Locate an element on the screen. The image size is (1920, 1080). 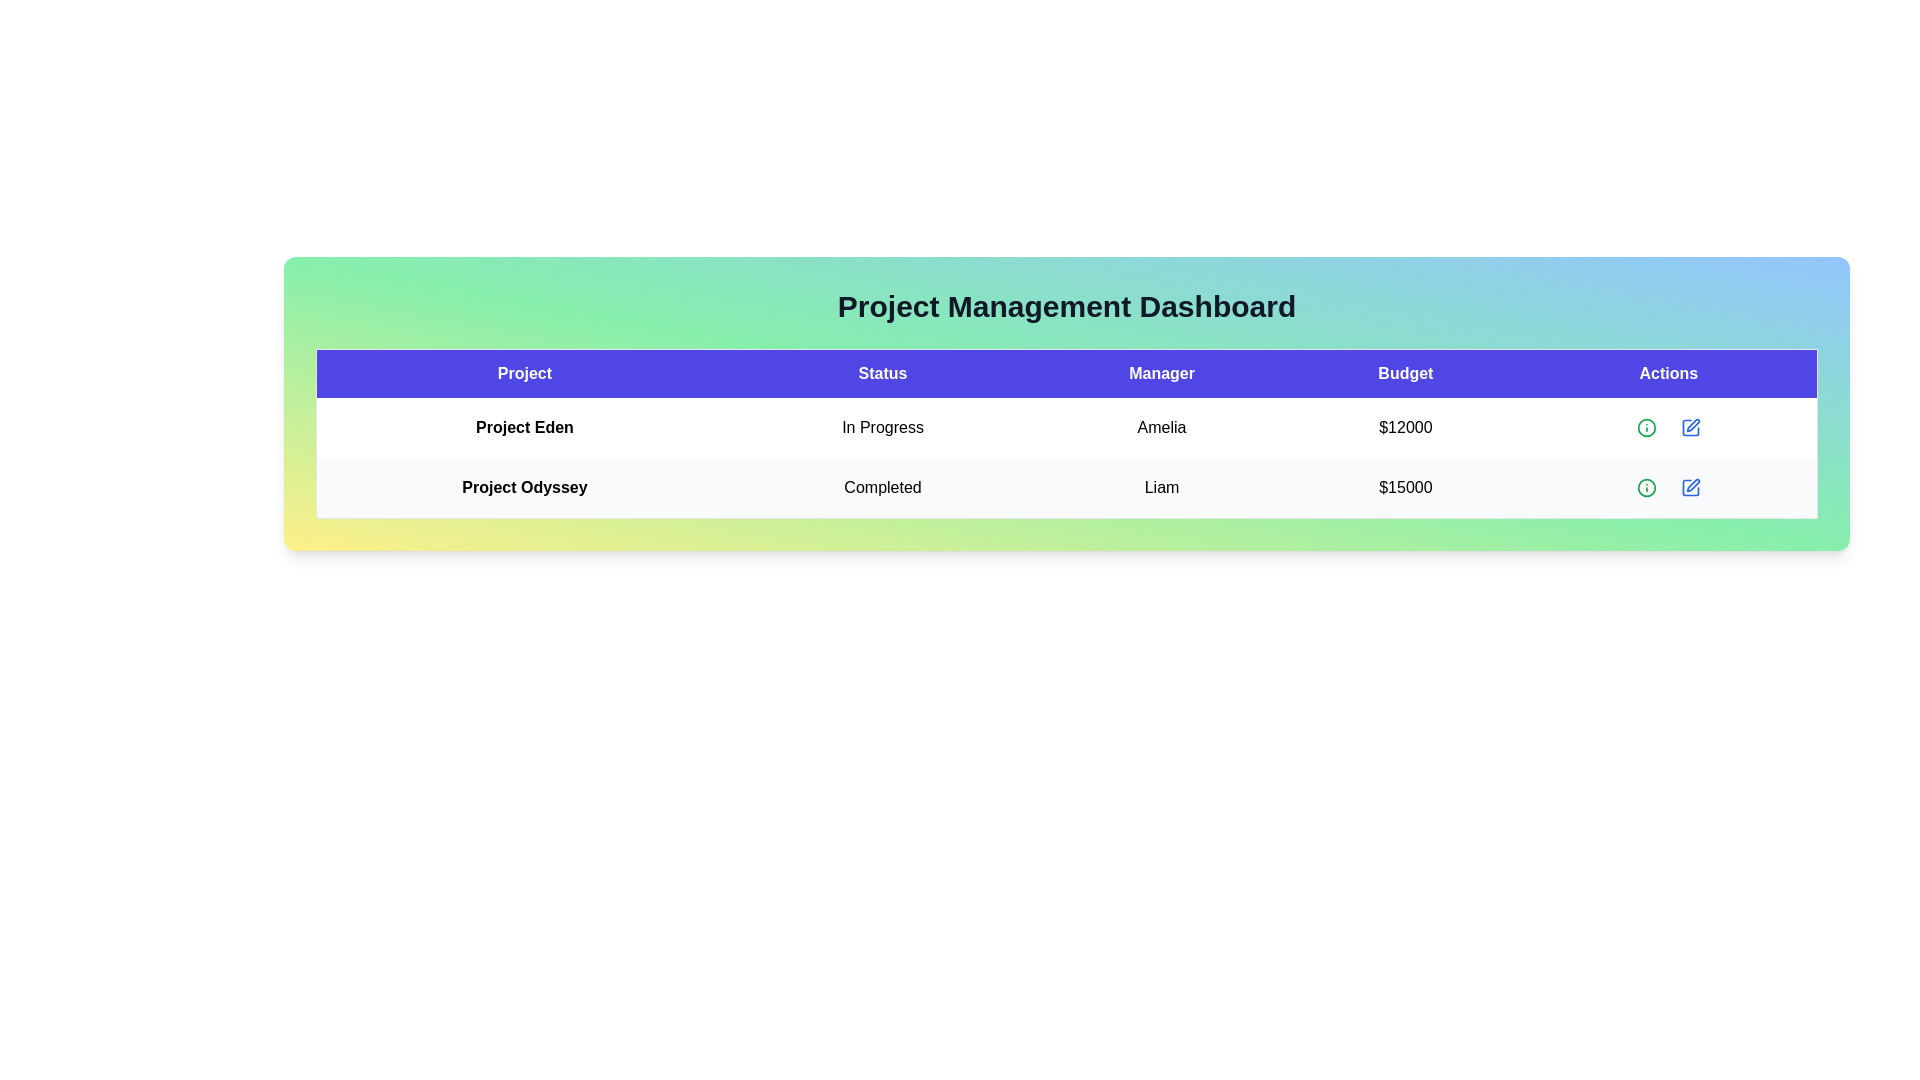
the header element labeled 'Actions' which is positioned at the far right of the table header row, displaying white text on a purple background is located at coordinates (1669, 373).